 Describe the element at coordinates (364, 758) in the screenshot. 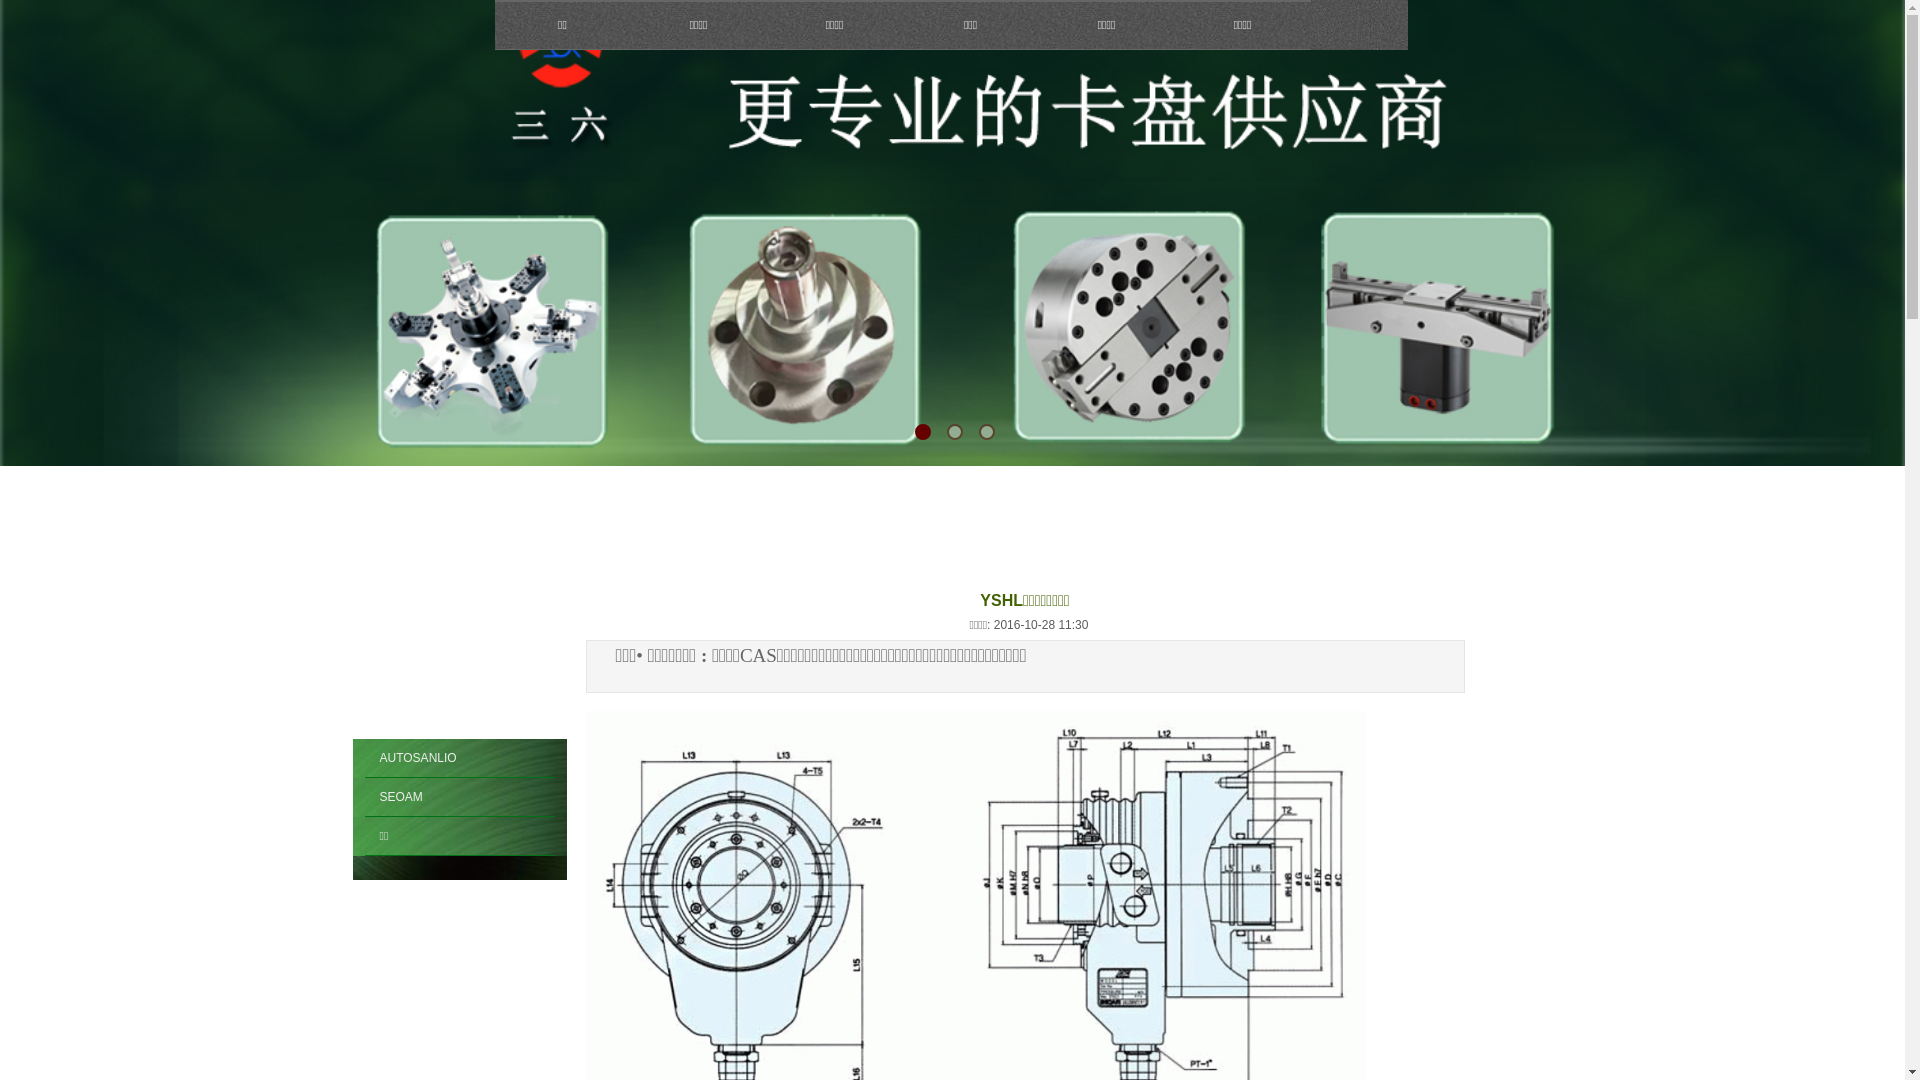

I see `'AUTOSANLIO'` at that location.